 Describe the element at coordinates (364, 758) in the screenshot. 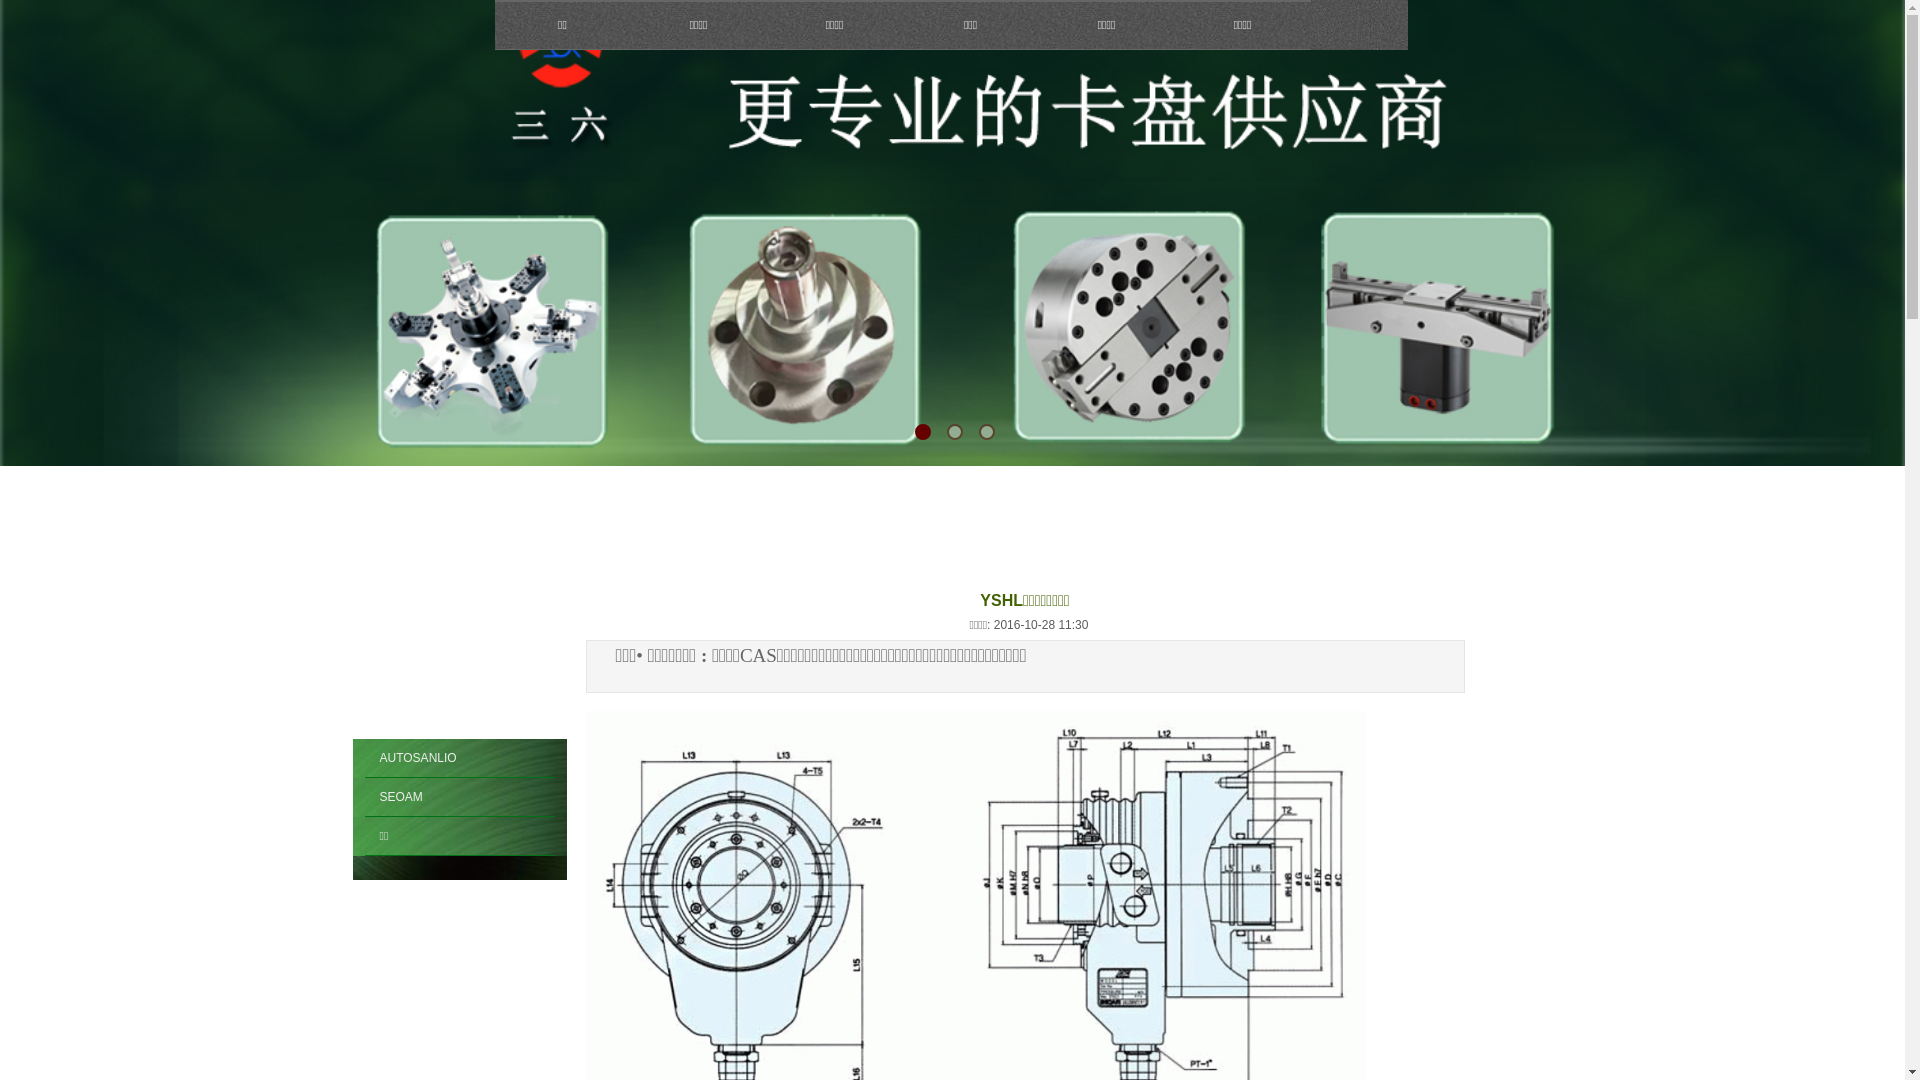

I see `'AUTOSANLIO'` at that location.